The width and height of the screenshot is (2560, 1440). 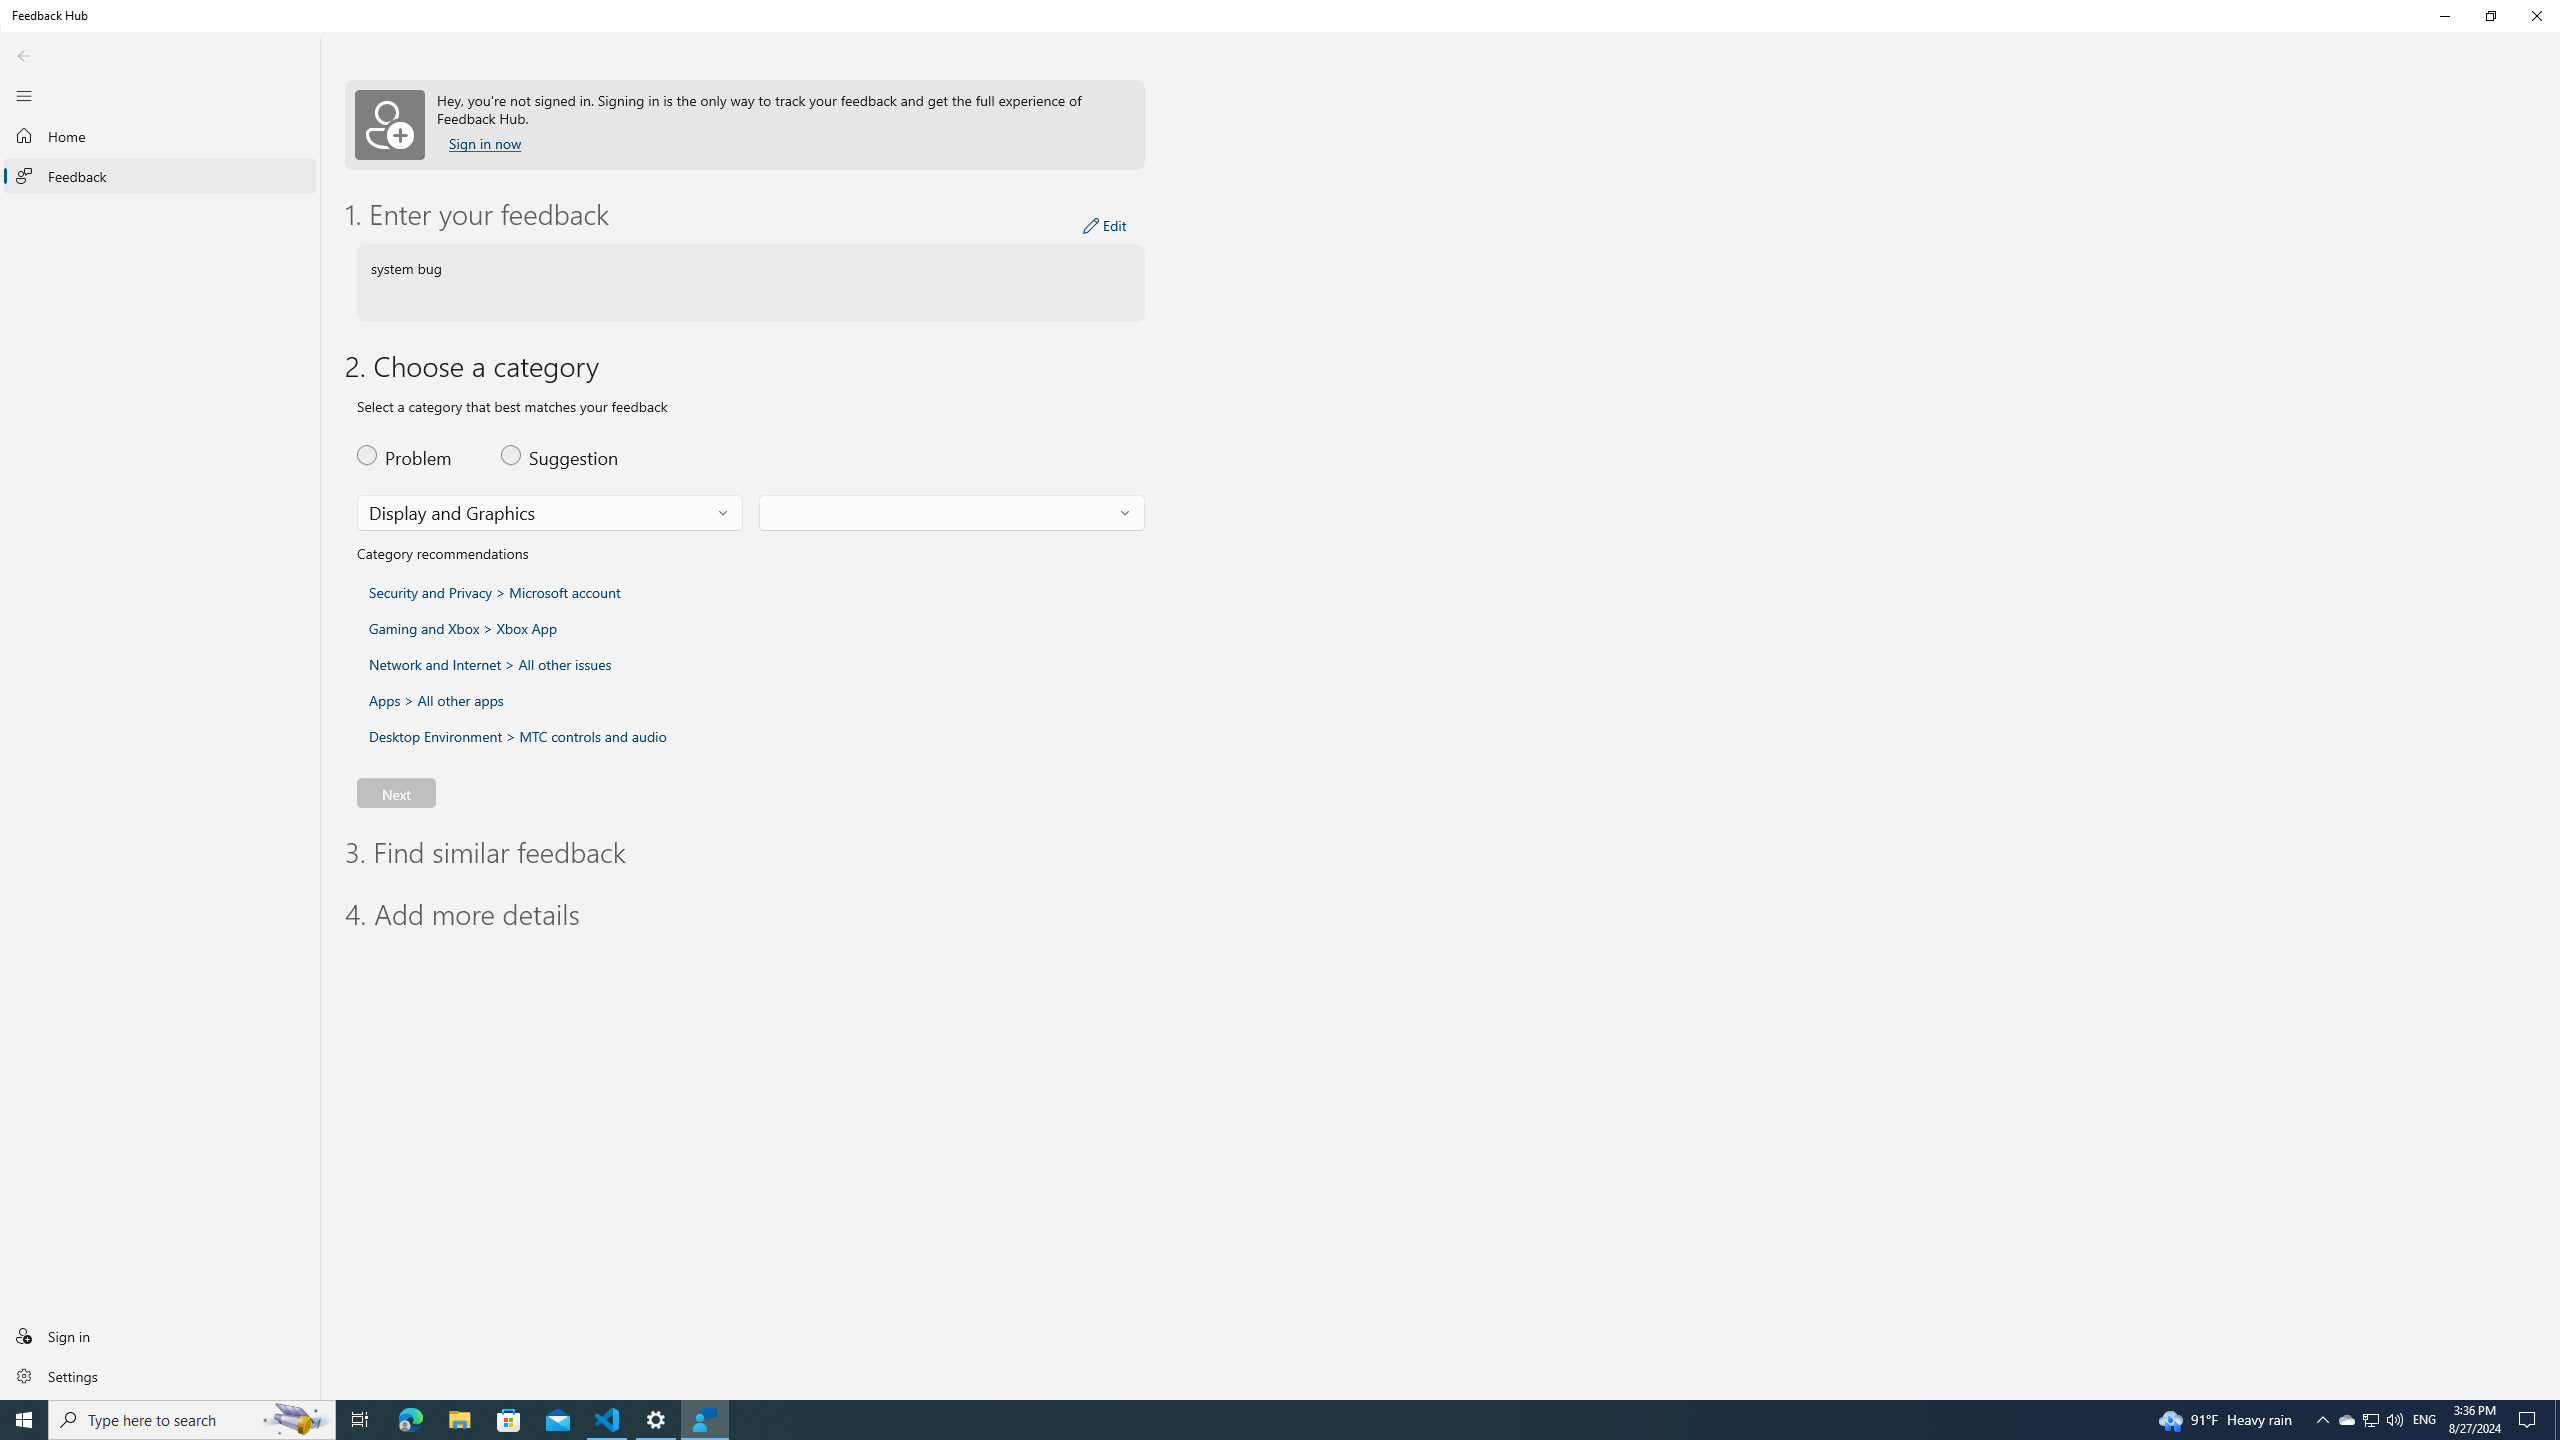 I want to click on 'Feedback type, Problem', so click(x=415, y=455).